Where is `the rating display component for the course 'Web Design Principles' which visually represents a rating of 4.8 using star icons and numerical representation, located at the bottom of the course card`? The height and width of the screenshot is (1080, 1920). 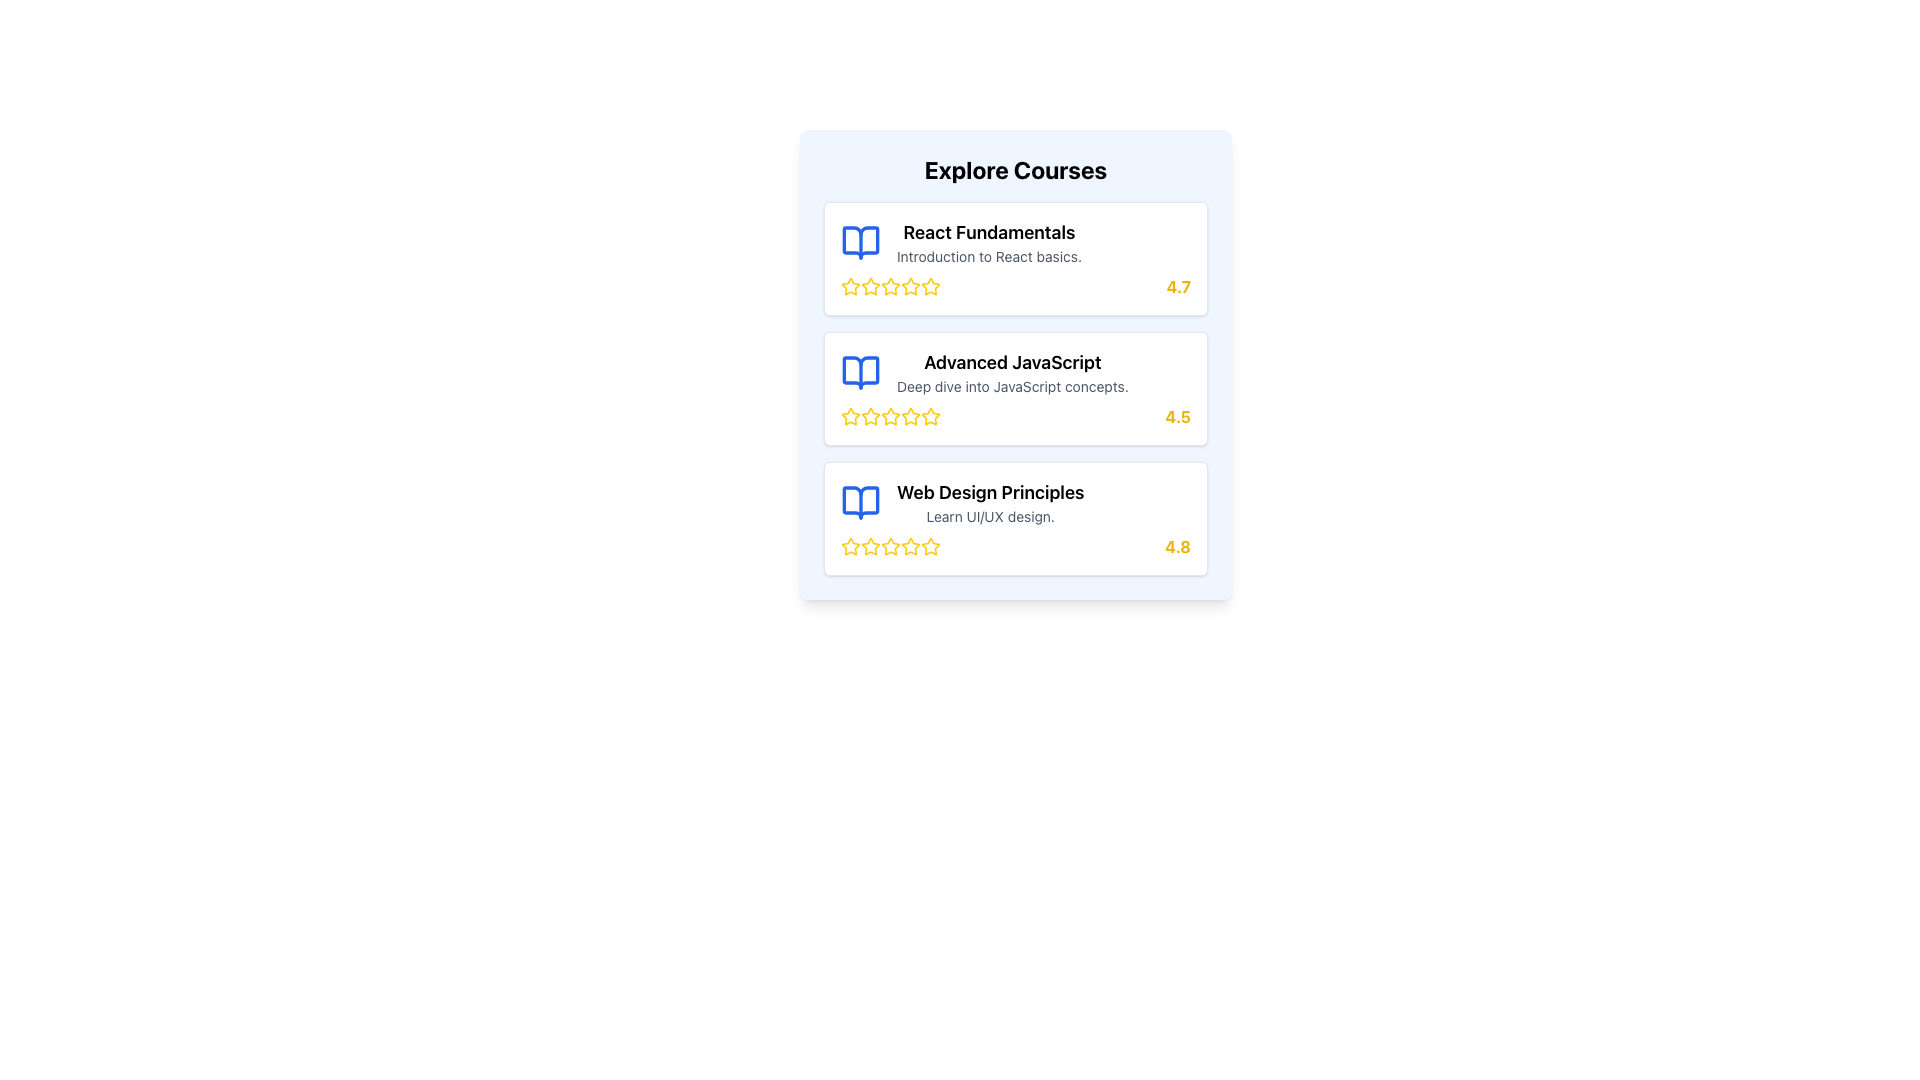
the rating display component for the course 'Web Design Principles' which visually represents a rating of 4.8 using star icons and numerical representation, located at the bottom of the course card is located at coordinates (1016, 547).